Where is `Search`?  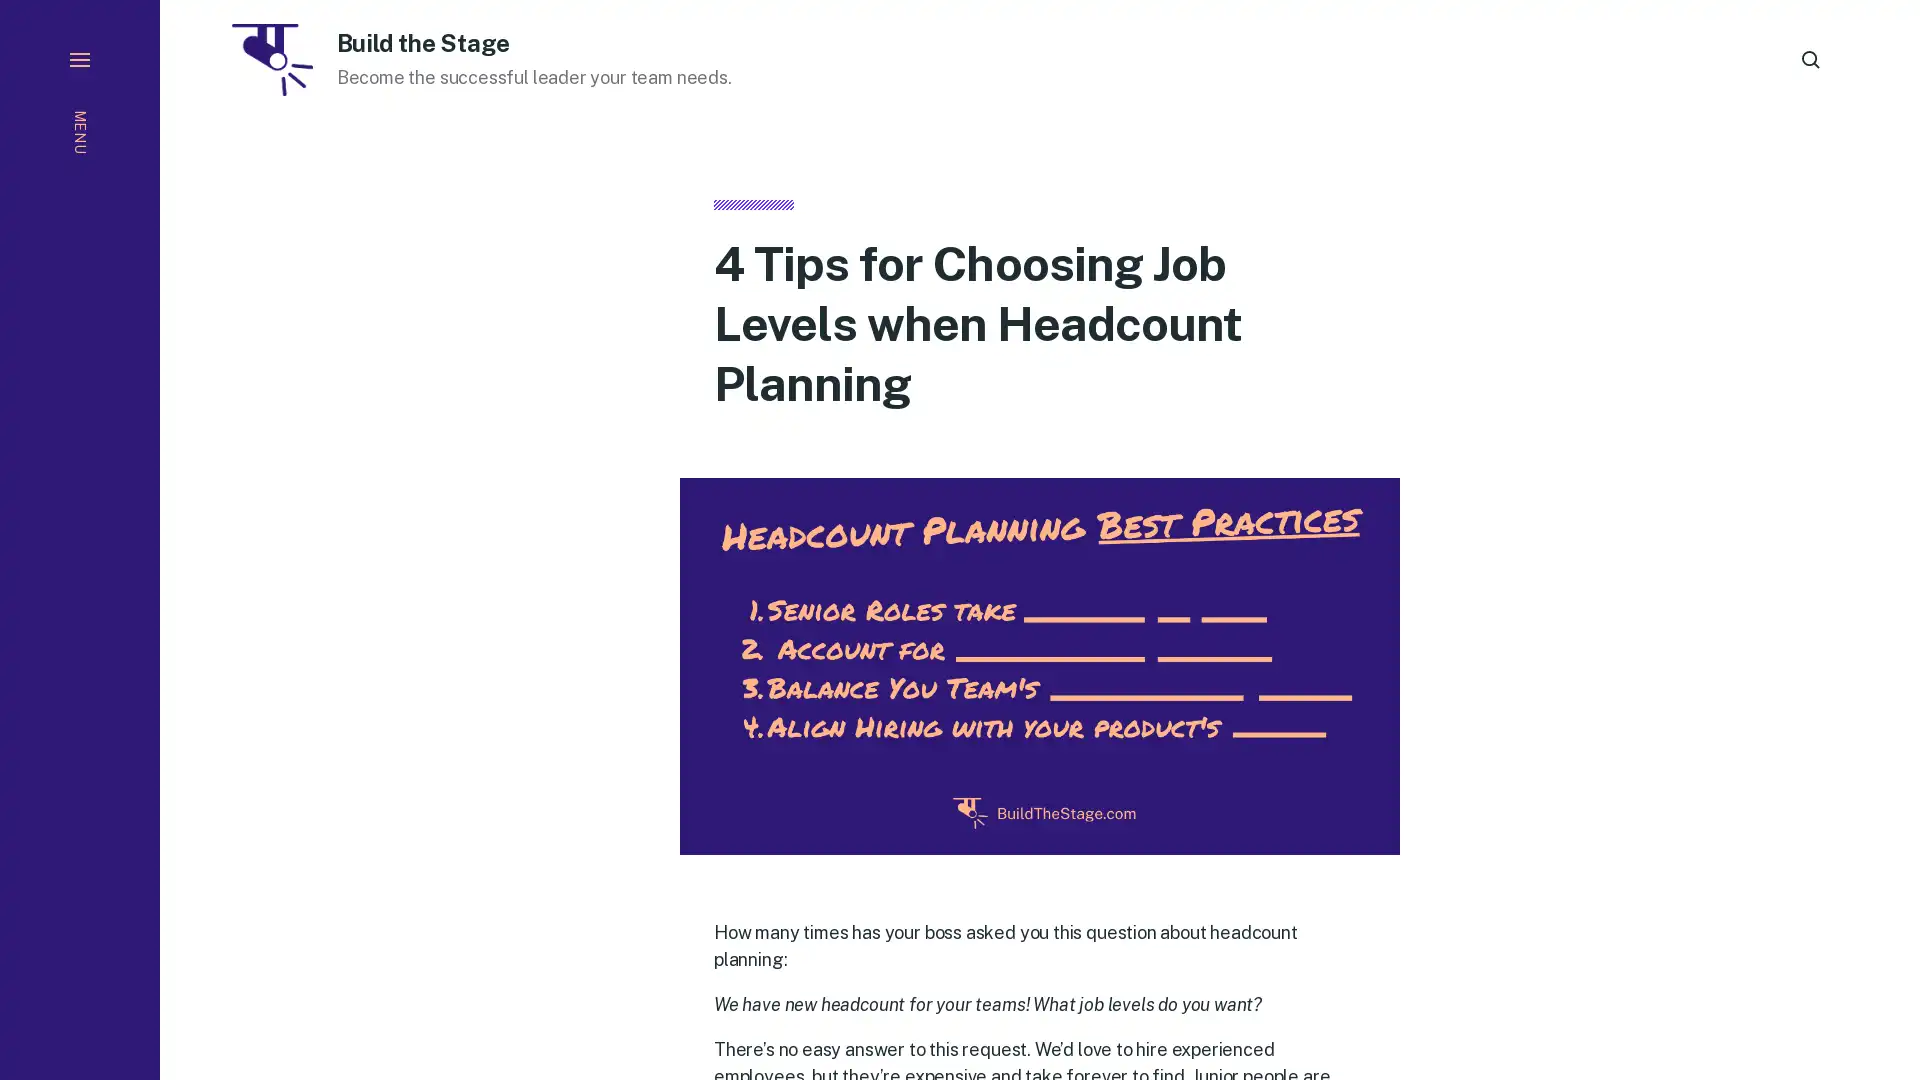 Search is located at coordinates (1811, 59).